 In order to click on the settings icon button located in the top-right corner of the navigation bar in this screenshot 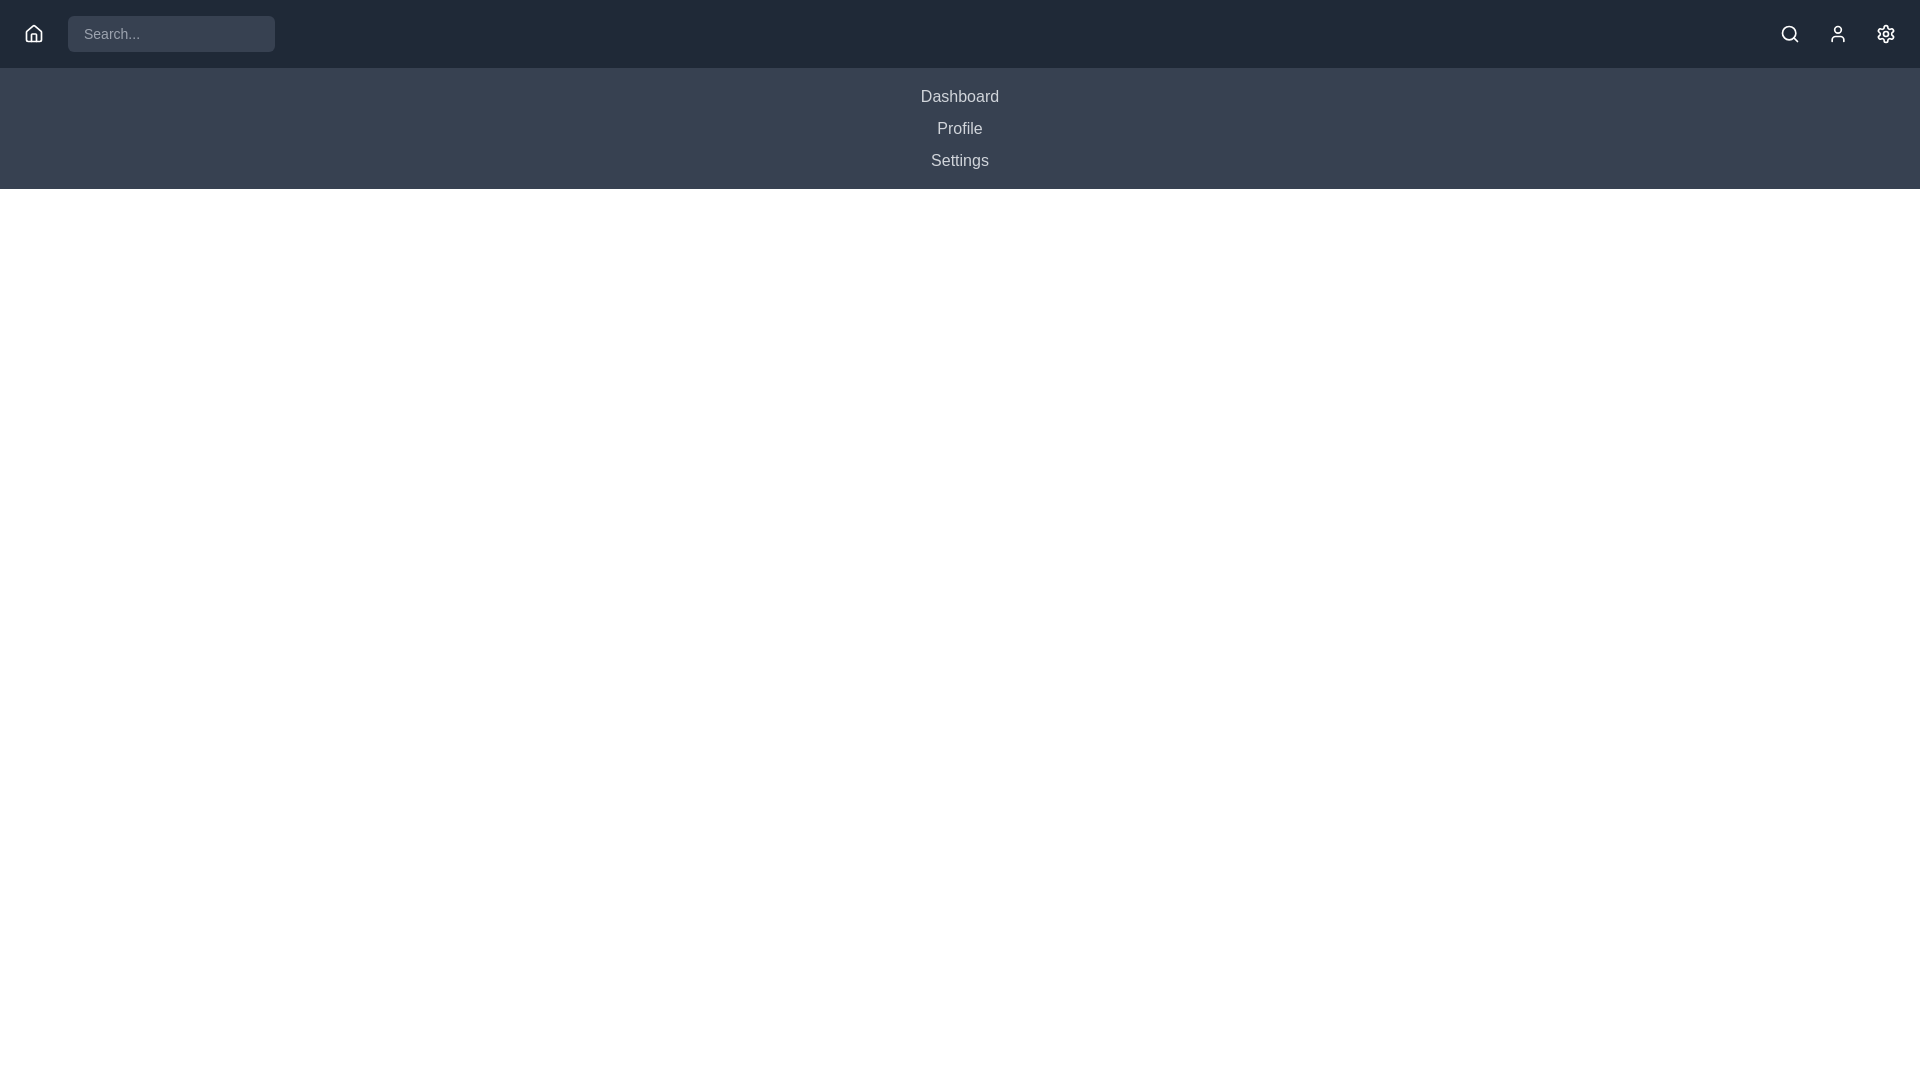, I will do `click(1885, 34)`.